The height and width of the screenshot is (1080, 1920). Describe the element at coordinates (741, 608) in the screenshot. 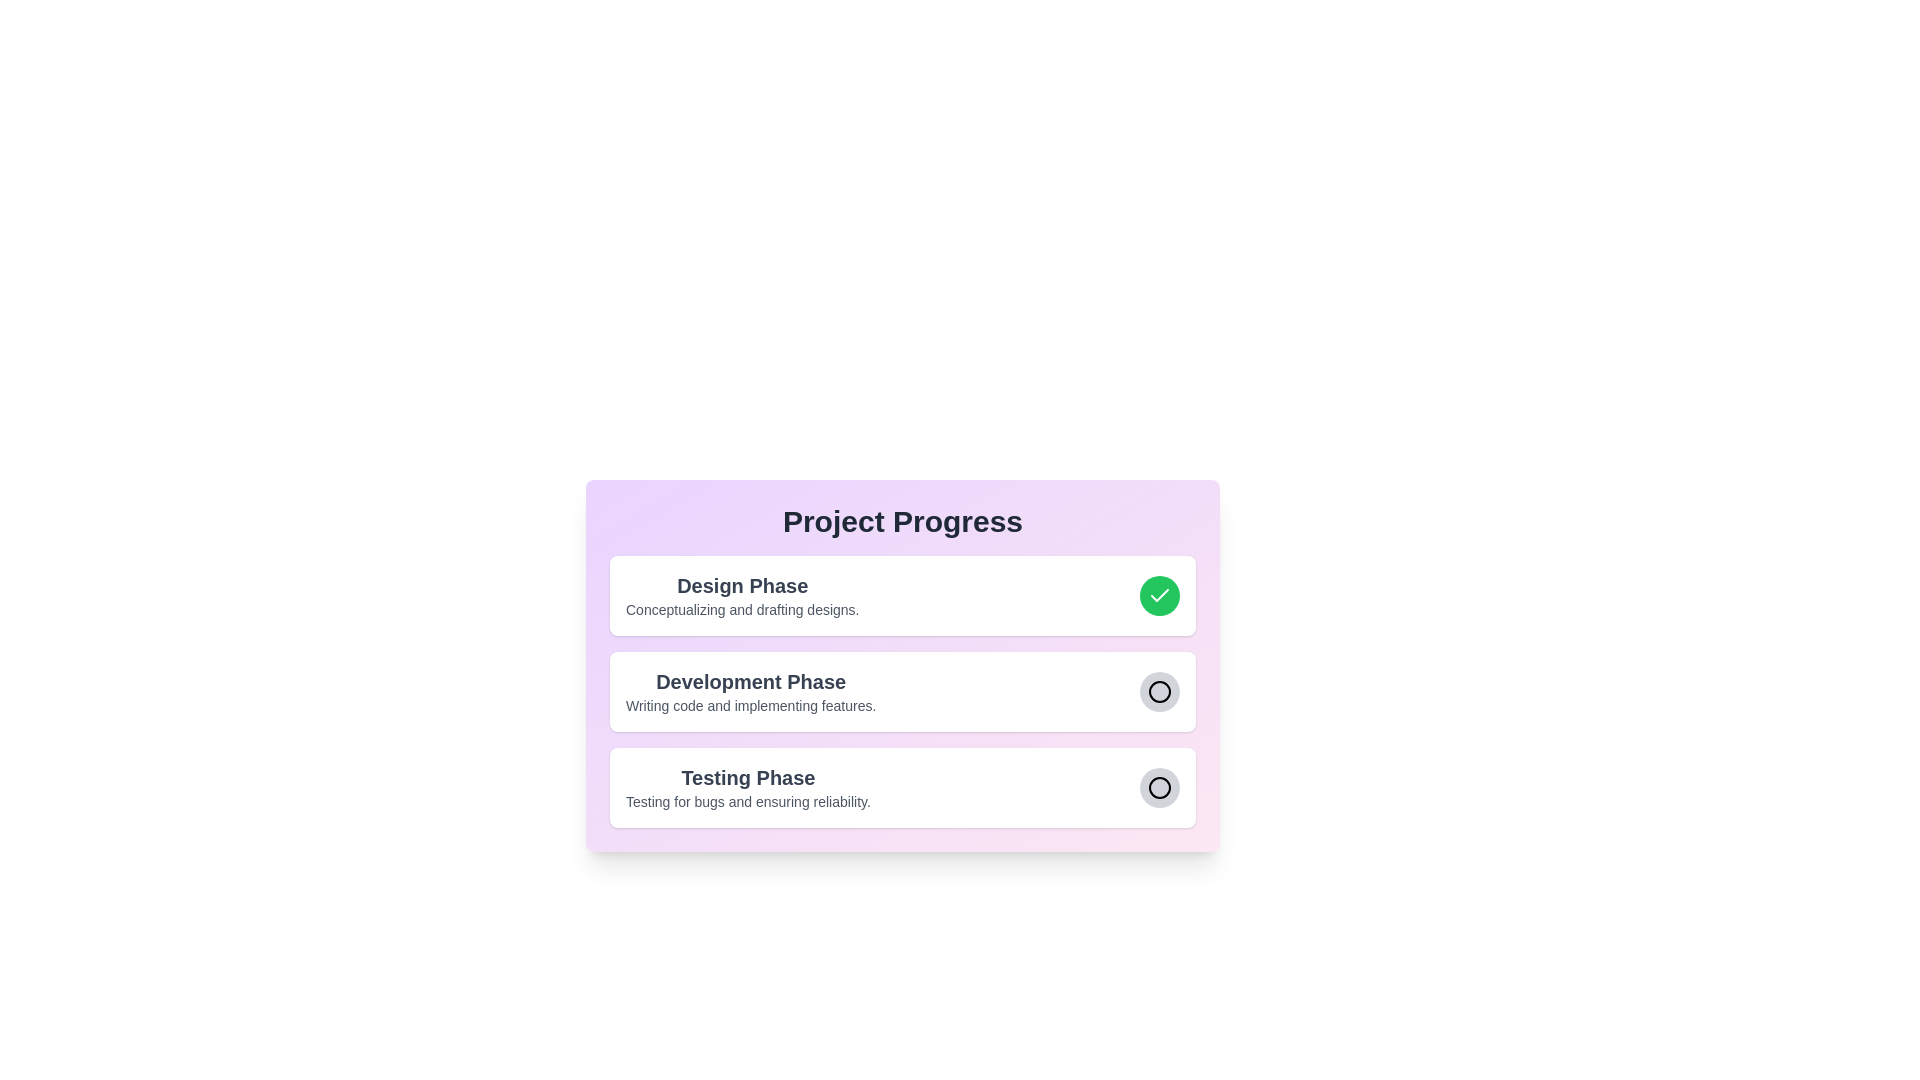

I see `the text element reading 'Conceptualizing and drafting designs.' which is styled in gray and positioned beneath the 'Design Phase' heading` at that location.